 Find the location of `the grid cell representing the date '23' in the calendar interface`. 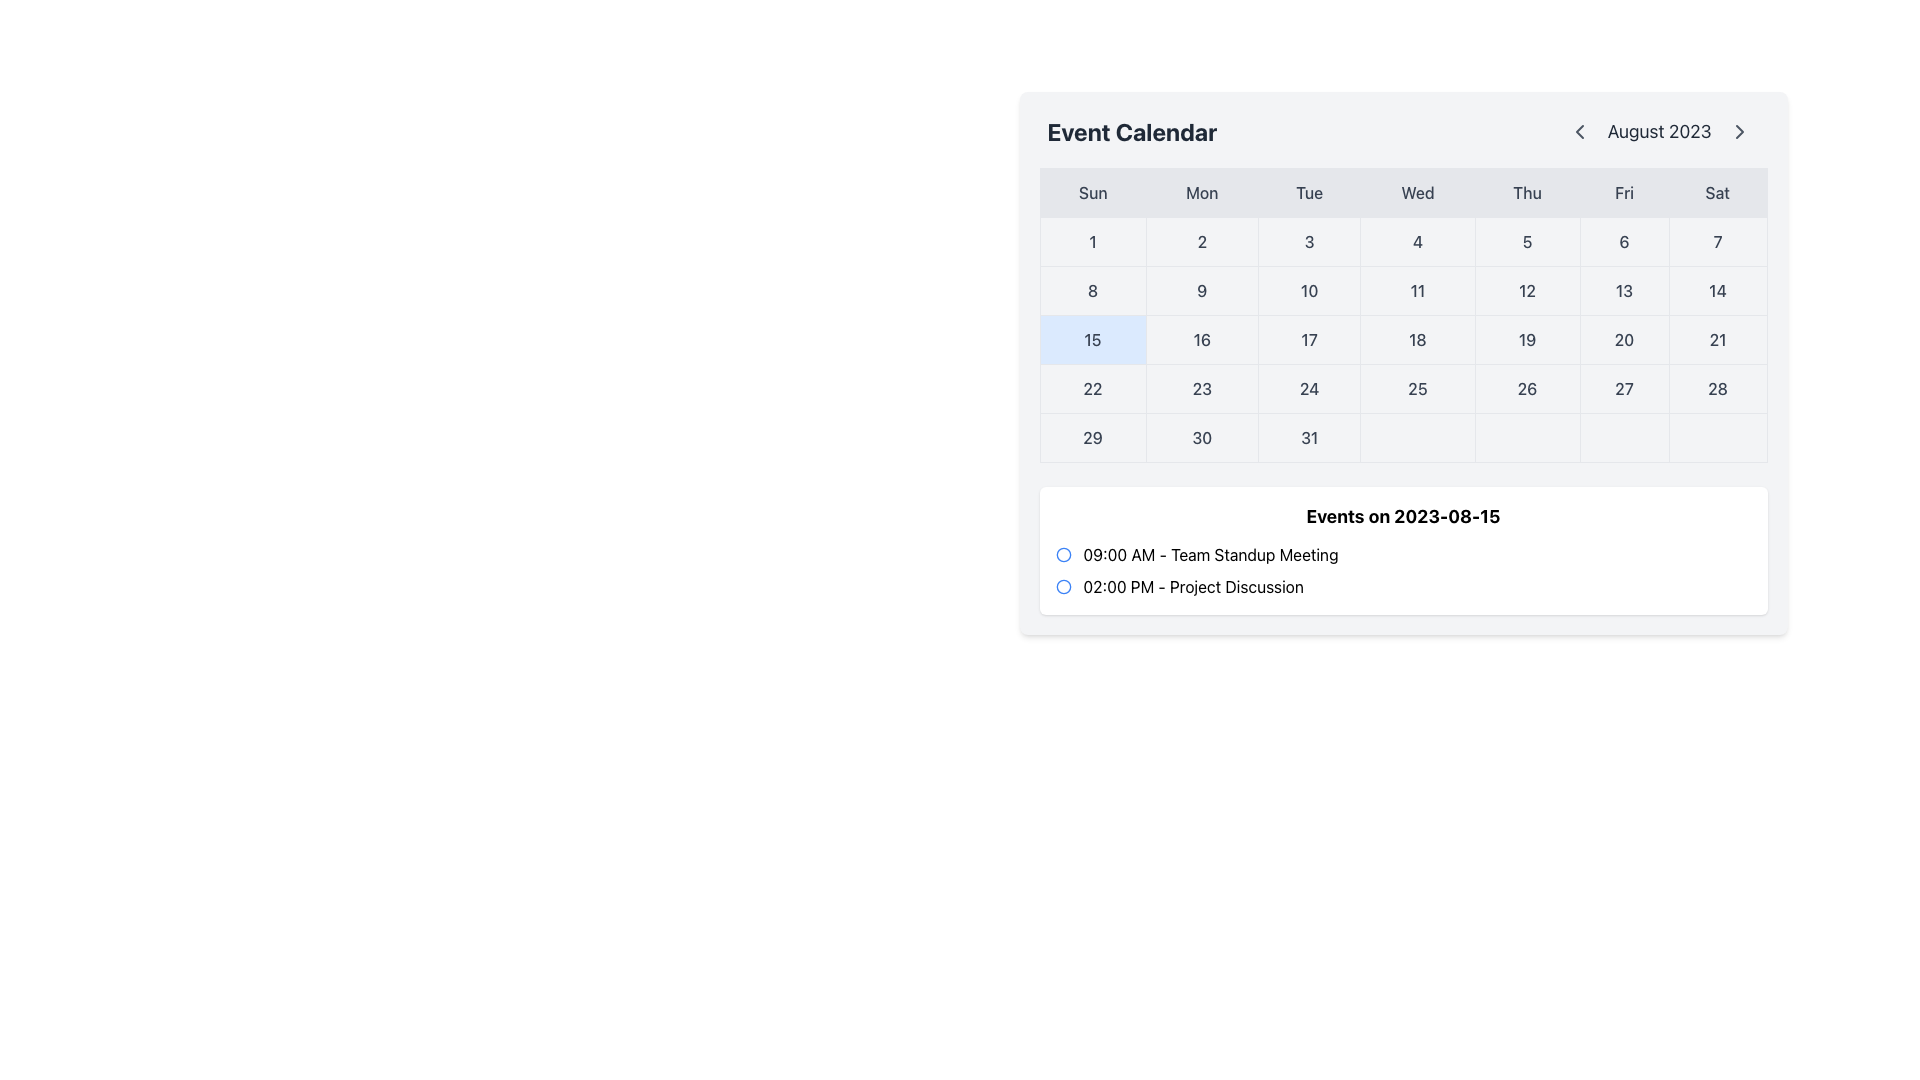

the grid cell representing the date '23' in the calendar interface is located at coordinates (1201, 389).